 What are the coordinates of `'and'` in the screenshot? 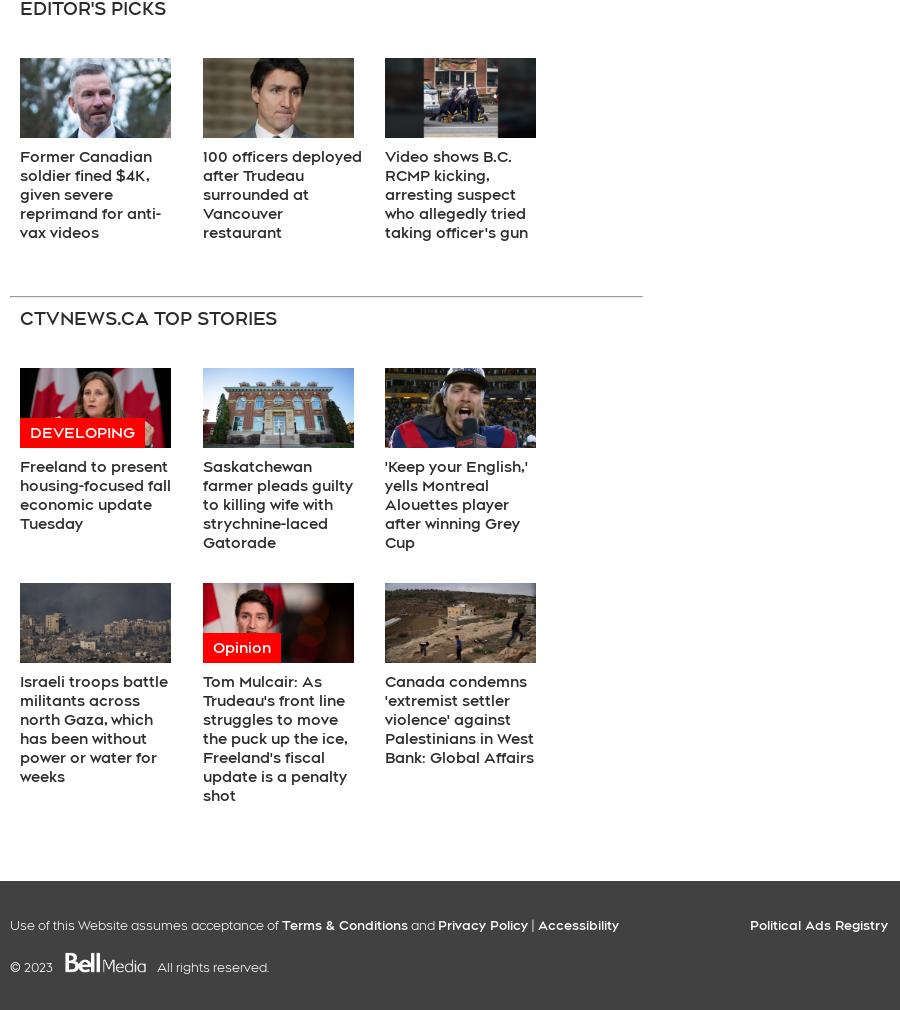 It's located at (423, 924).